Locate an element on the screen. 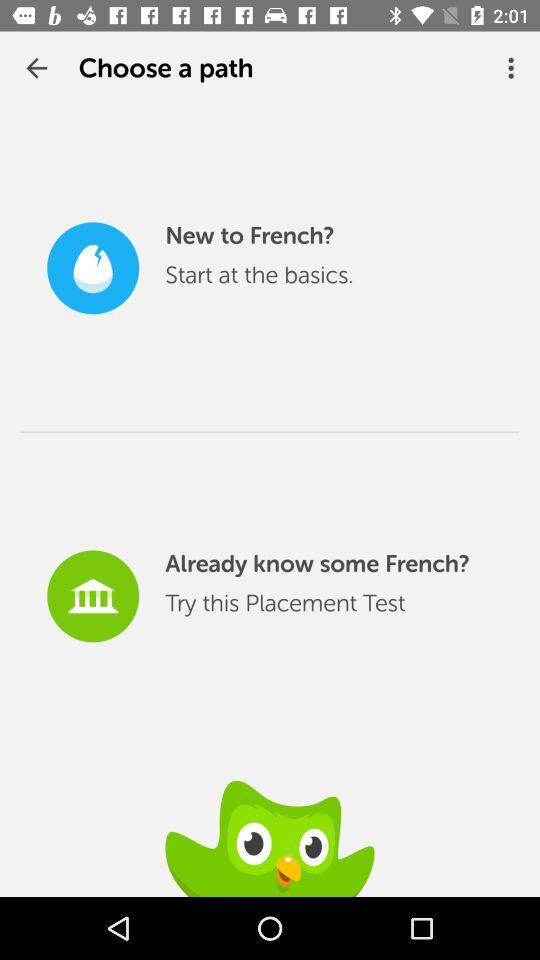 This screenshot has width=540, height=960. icon next to choose a path icon is located at coordinates (513, 68).